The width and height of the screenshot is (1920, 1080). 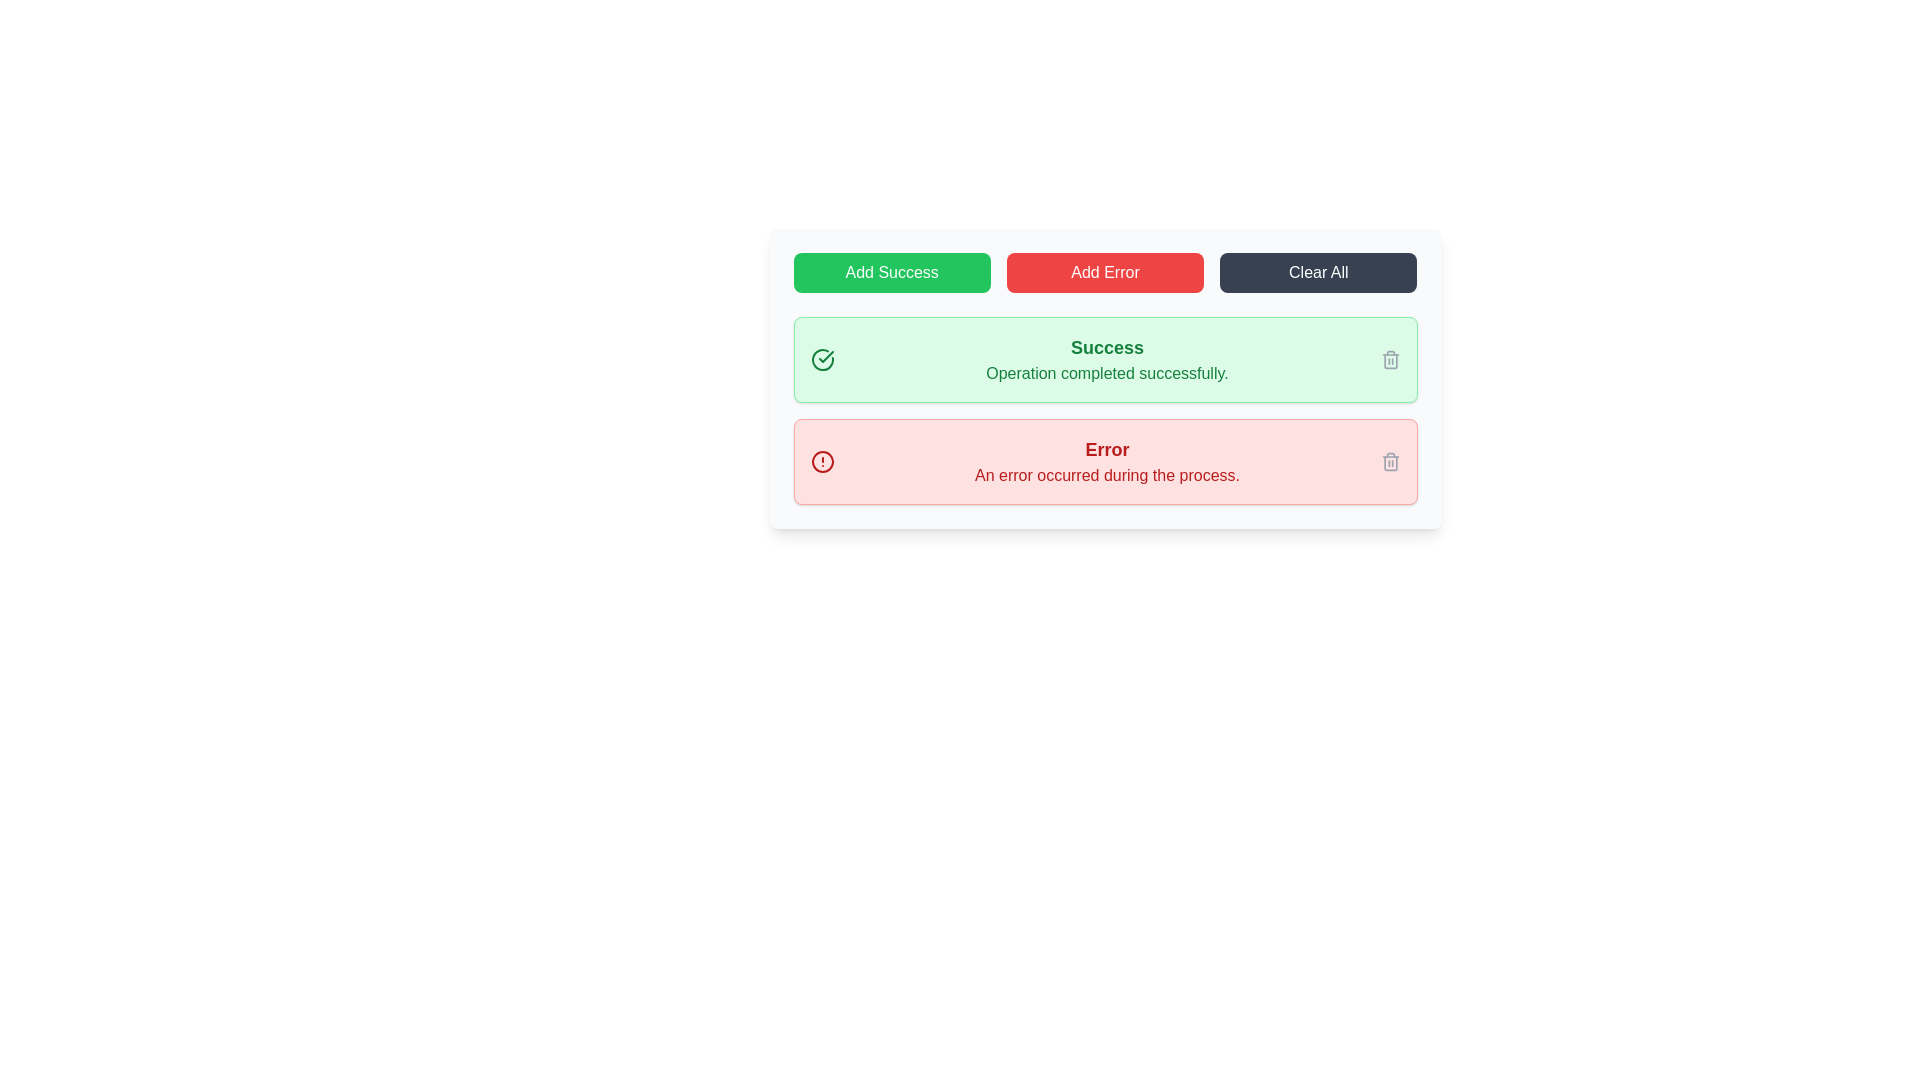 I want to click on the 'Success' text block which is a prominent notification element containing a bold title and descriptive text, located beneath the primary action buttons, so click(x=1106, y=358).